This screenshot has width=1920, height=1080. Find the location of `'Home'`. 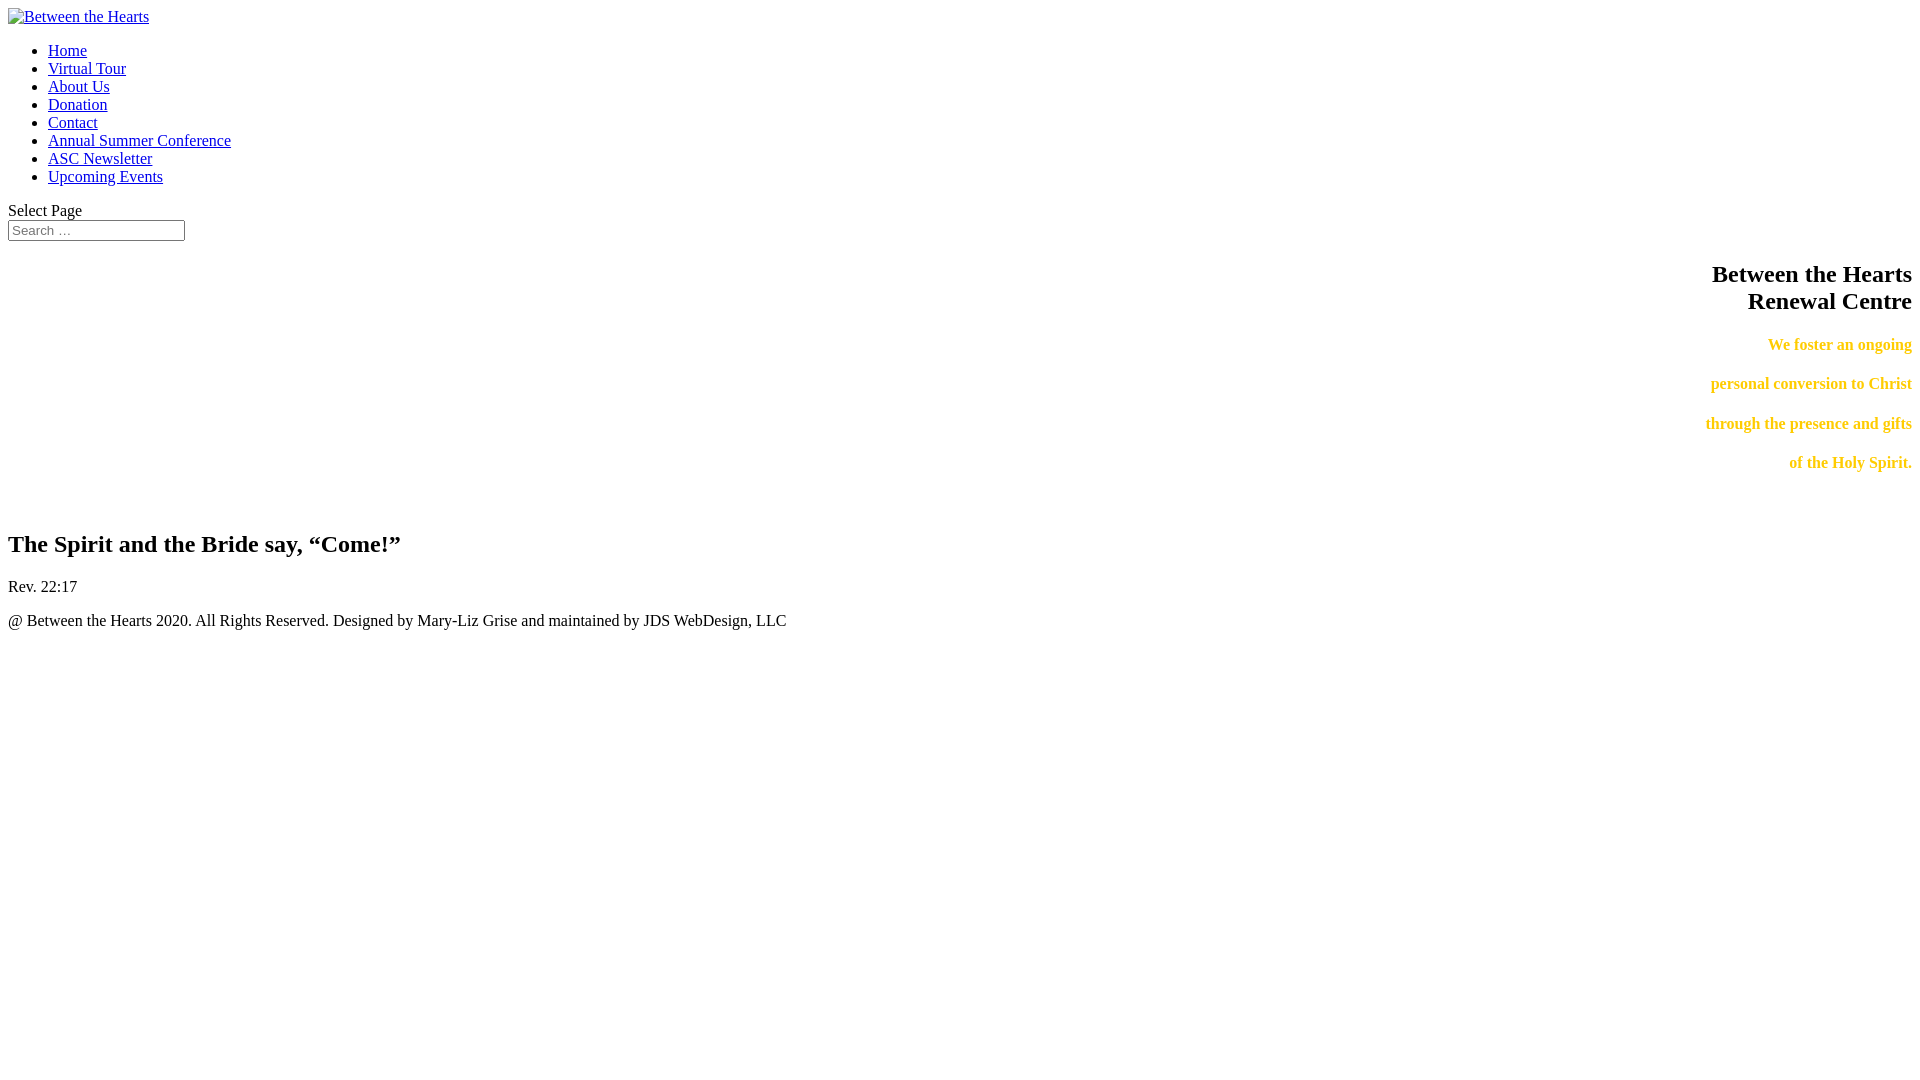

'Home' is located at coordinates (67, 49).